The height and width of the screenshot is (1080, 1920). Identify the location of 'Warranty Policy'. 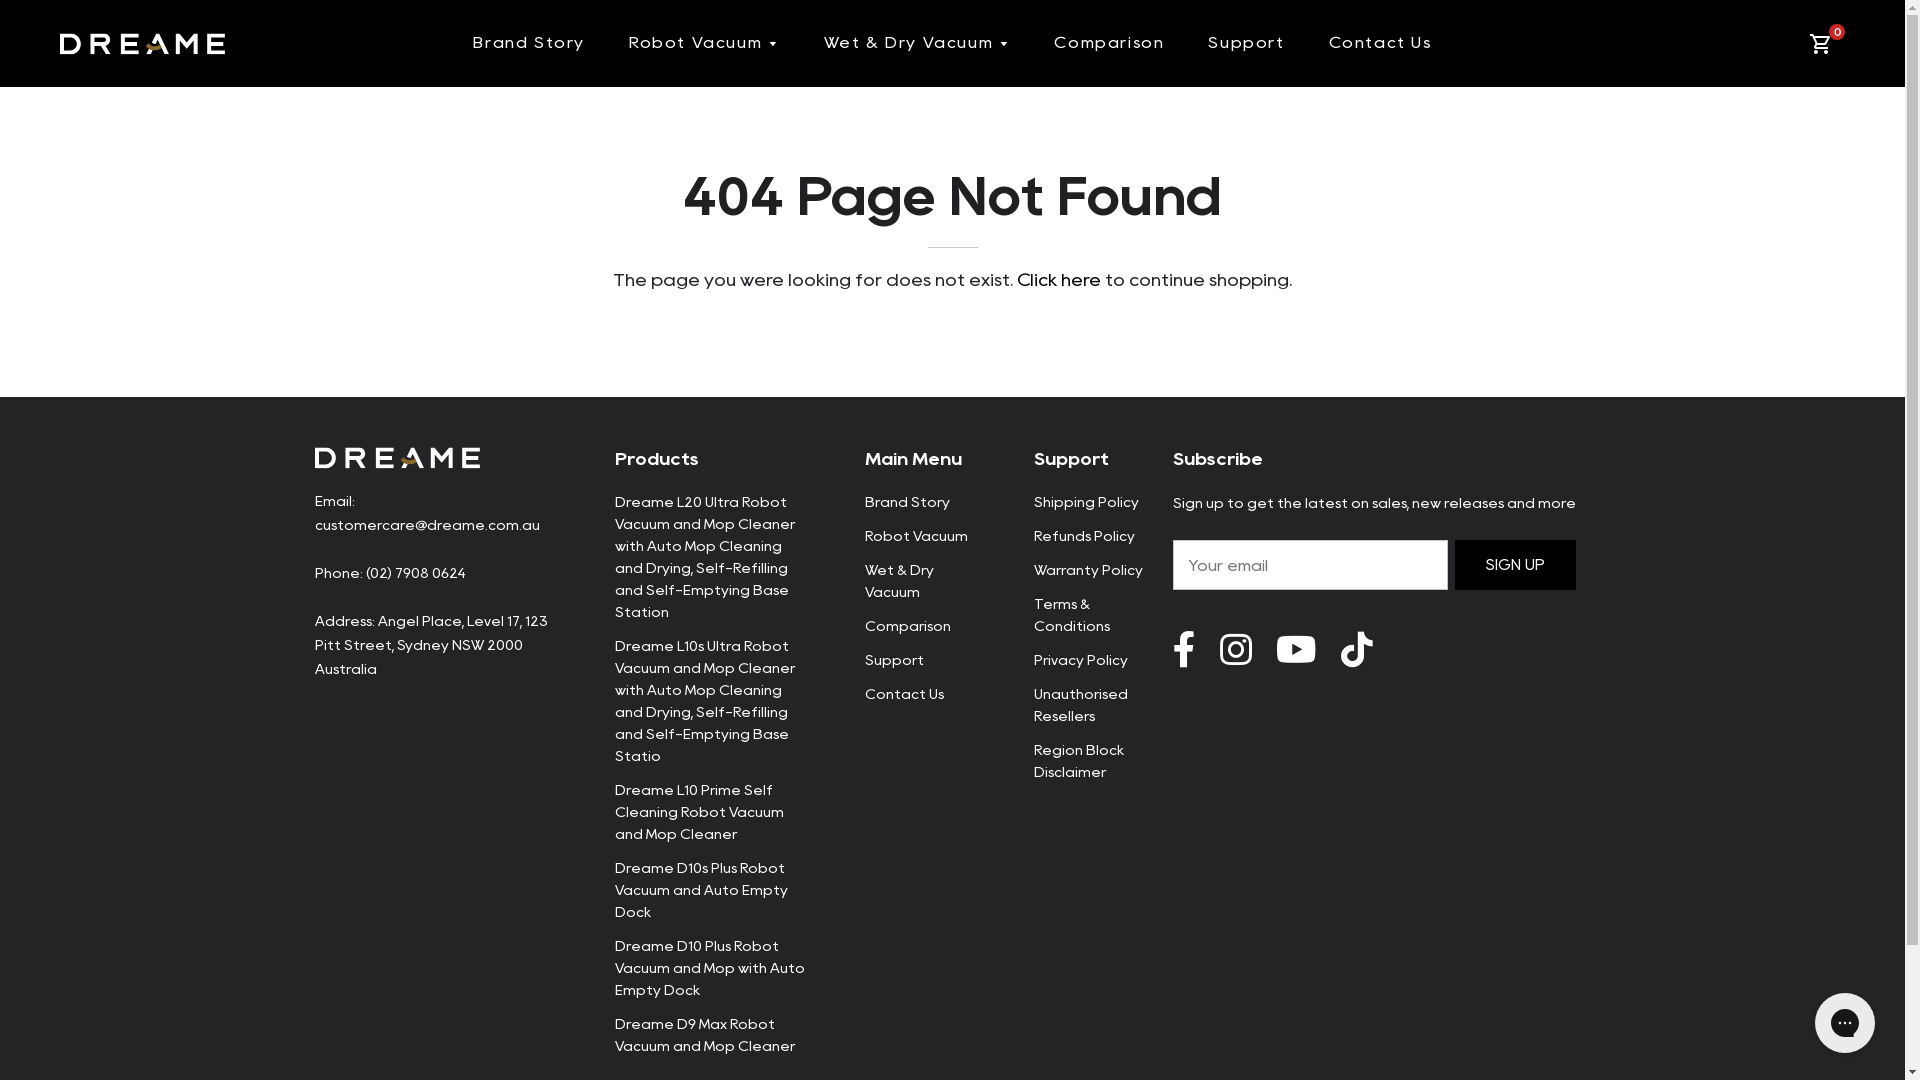
(1087, 570).